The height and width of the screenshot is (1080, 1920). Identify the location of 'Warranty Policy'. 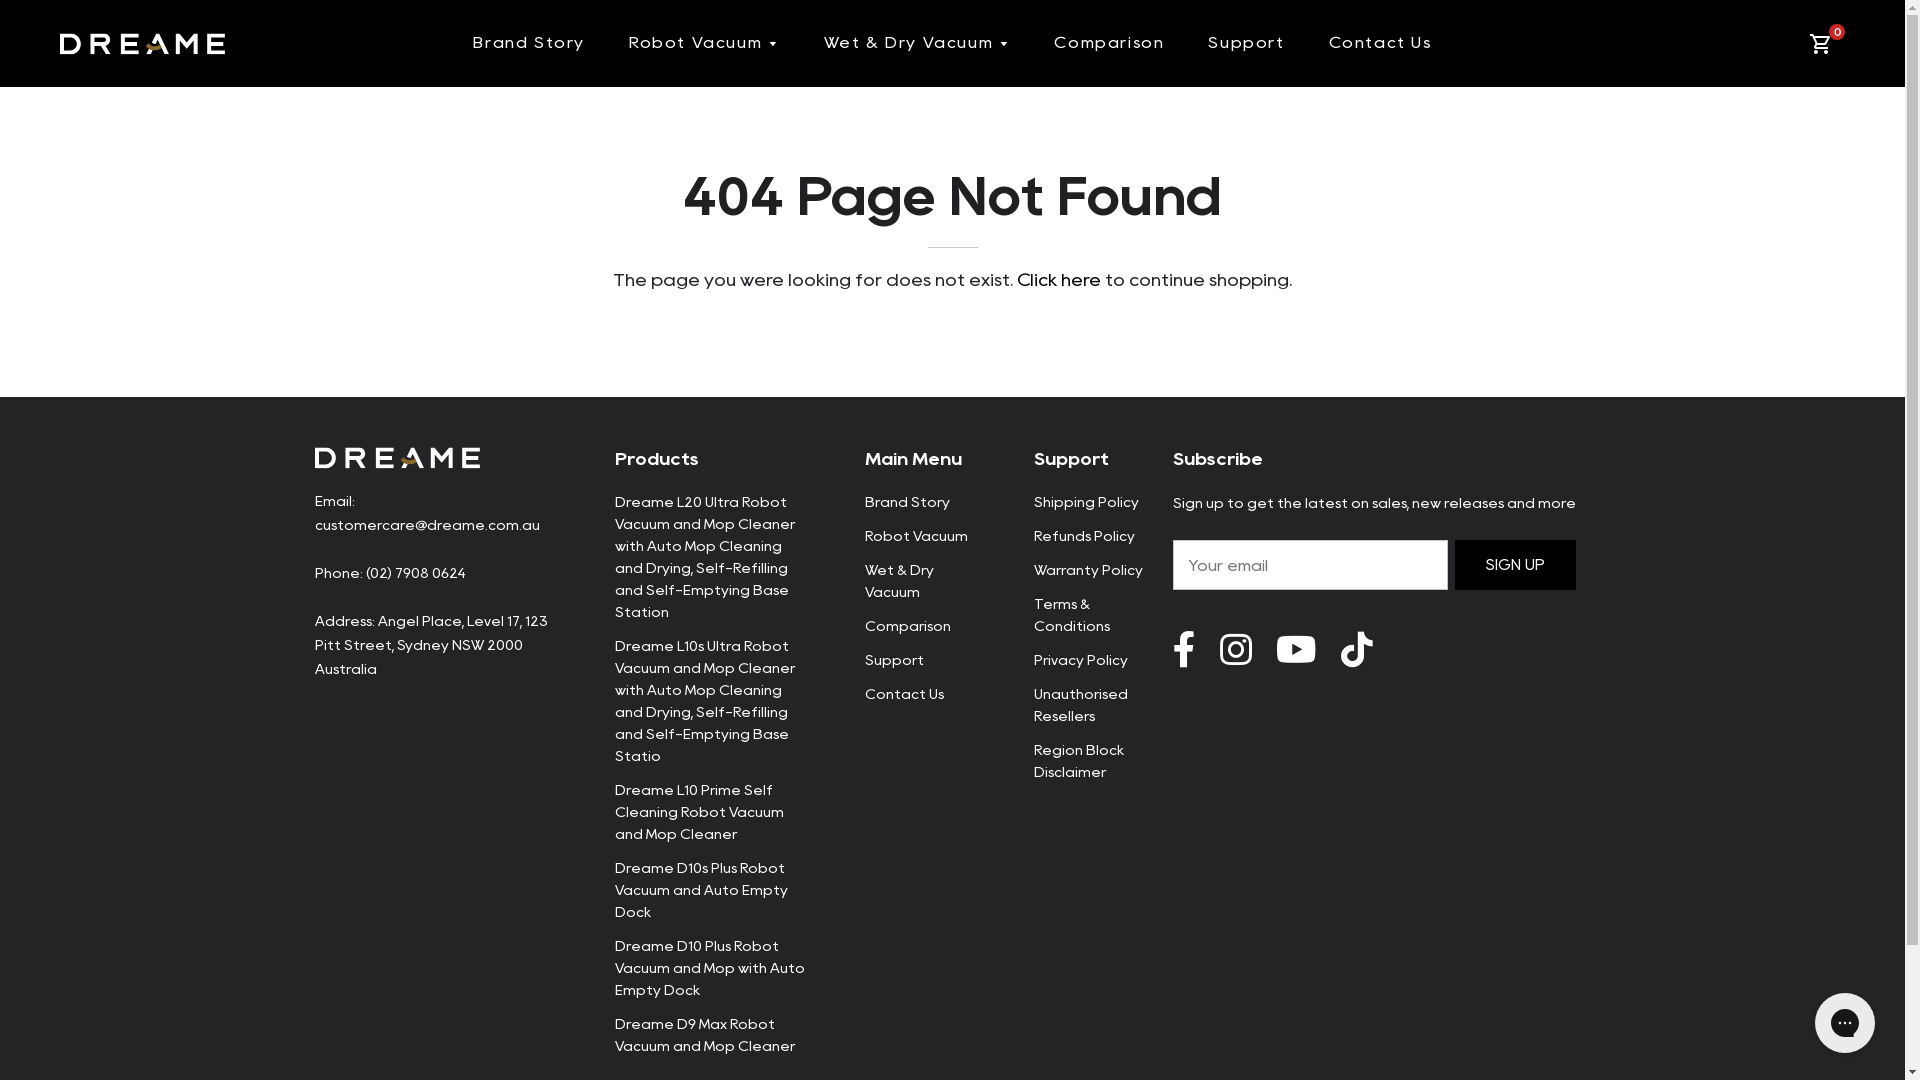
(1087, 570).